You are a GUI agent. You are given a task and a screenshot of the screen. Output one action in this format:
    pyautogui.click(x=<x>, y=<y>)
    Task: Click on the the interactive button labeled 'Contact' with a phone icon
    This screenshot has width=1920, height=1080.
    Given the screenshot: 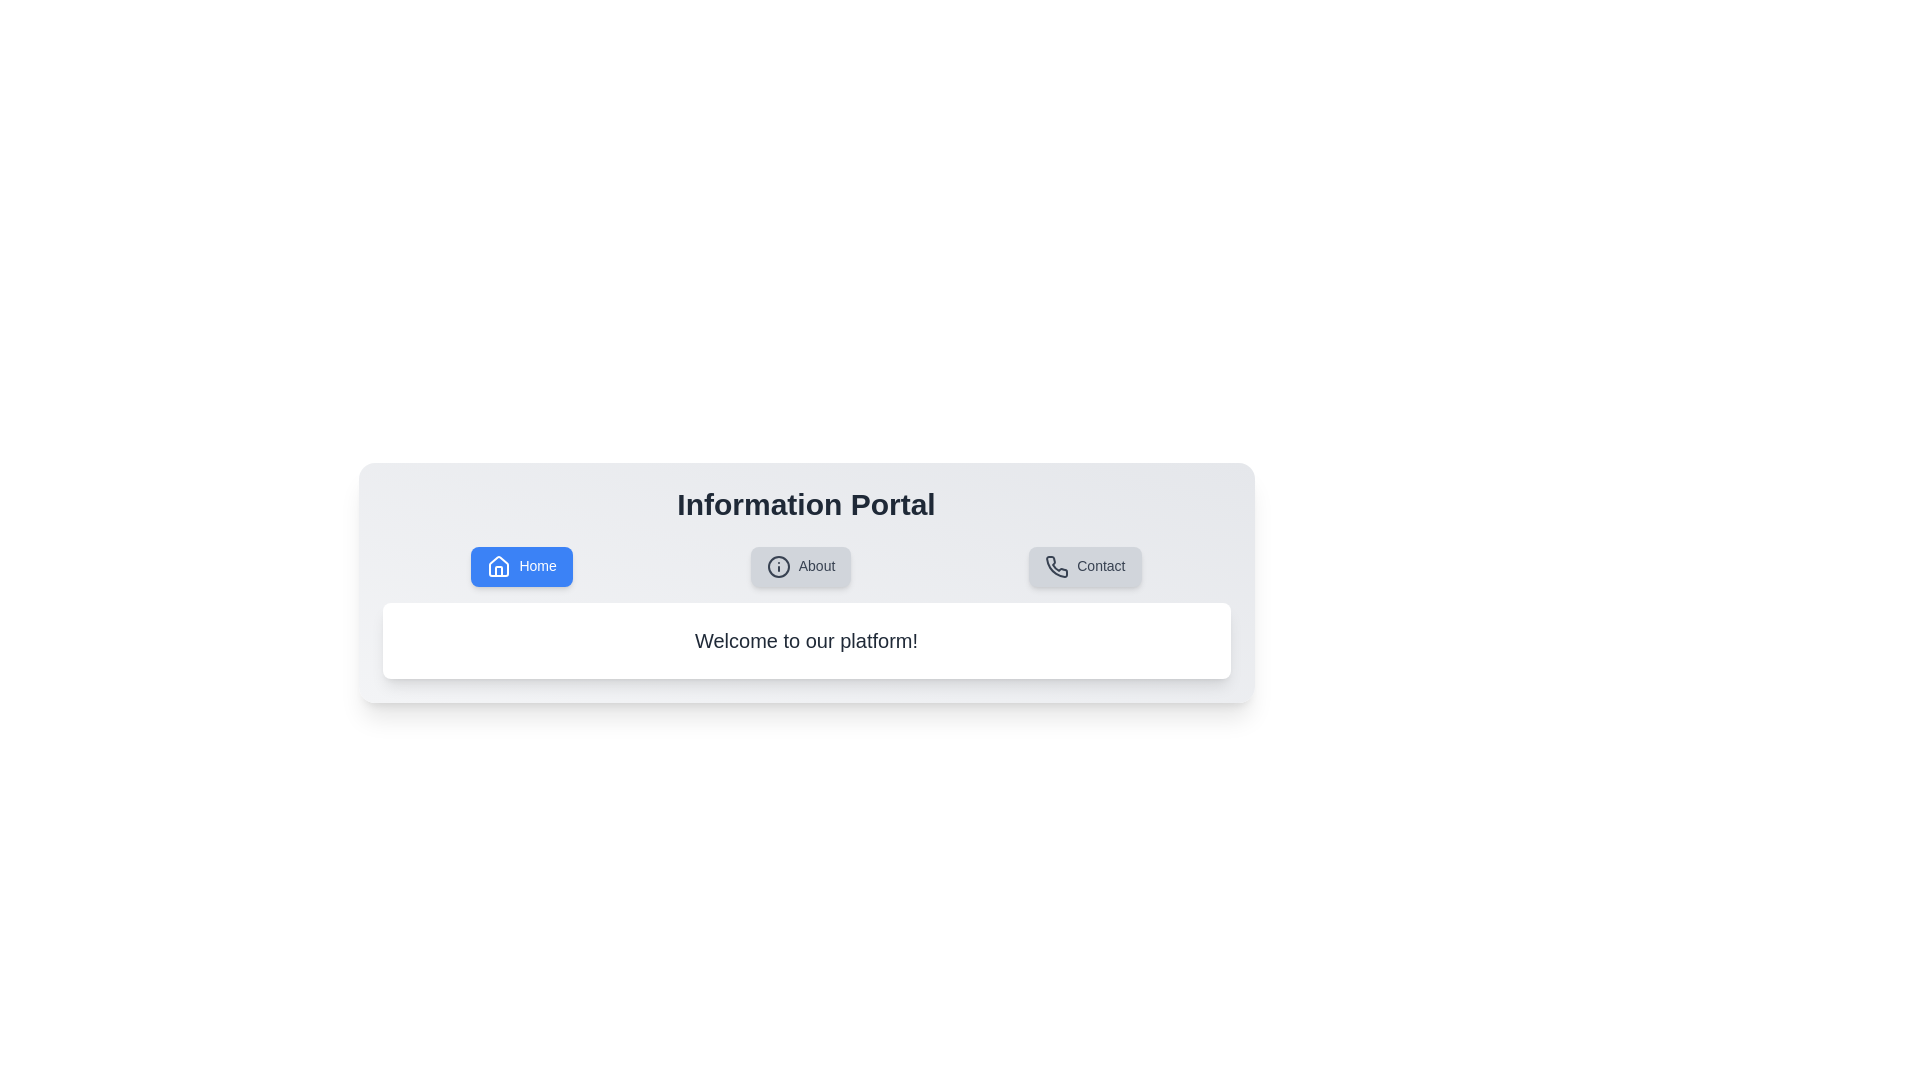 What is the action you would take?
    pyautogui.click(x=1084, y=567)
    